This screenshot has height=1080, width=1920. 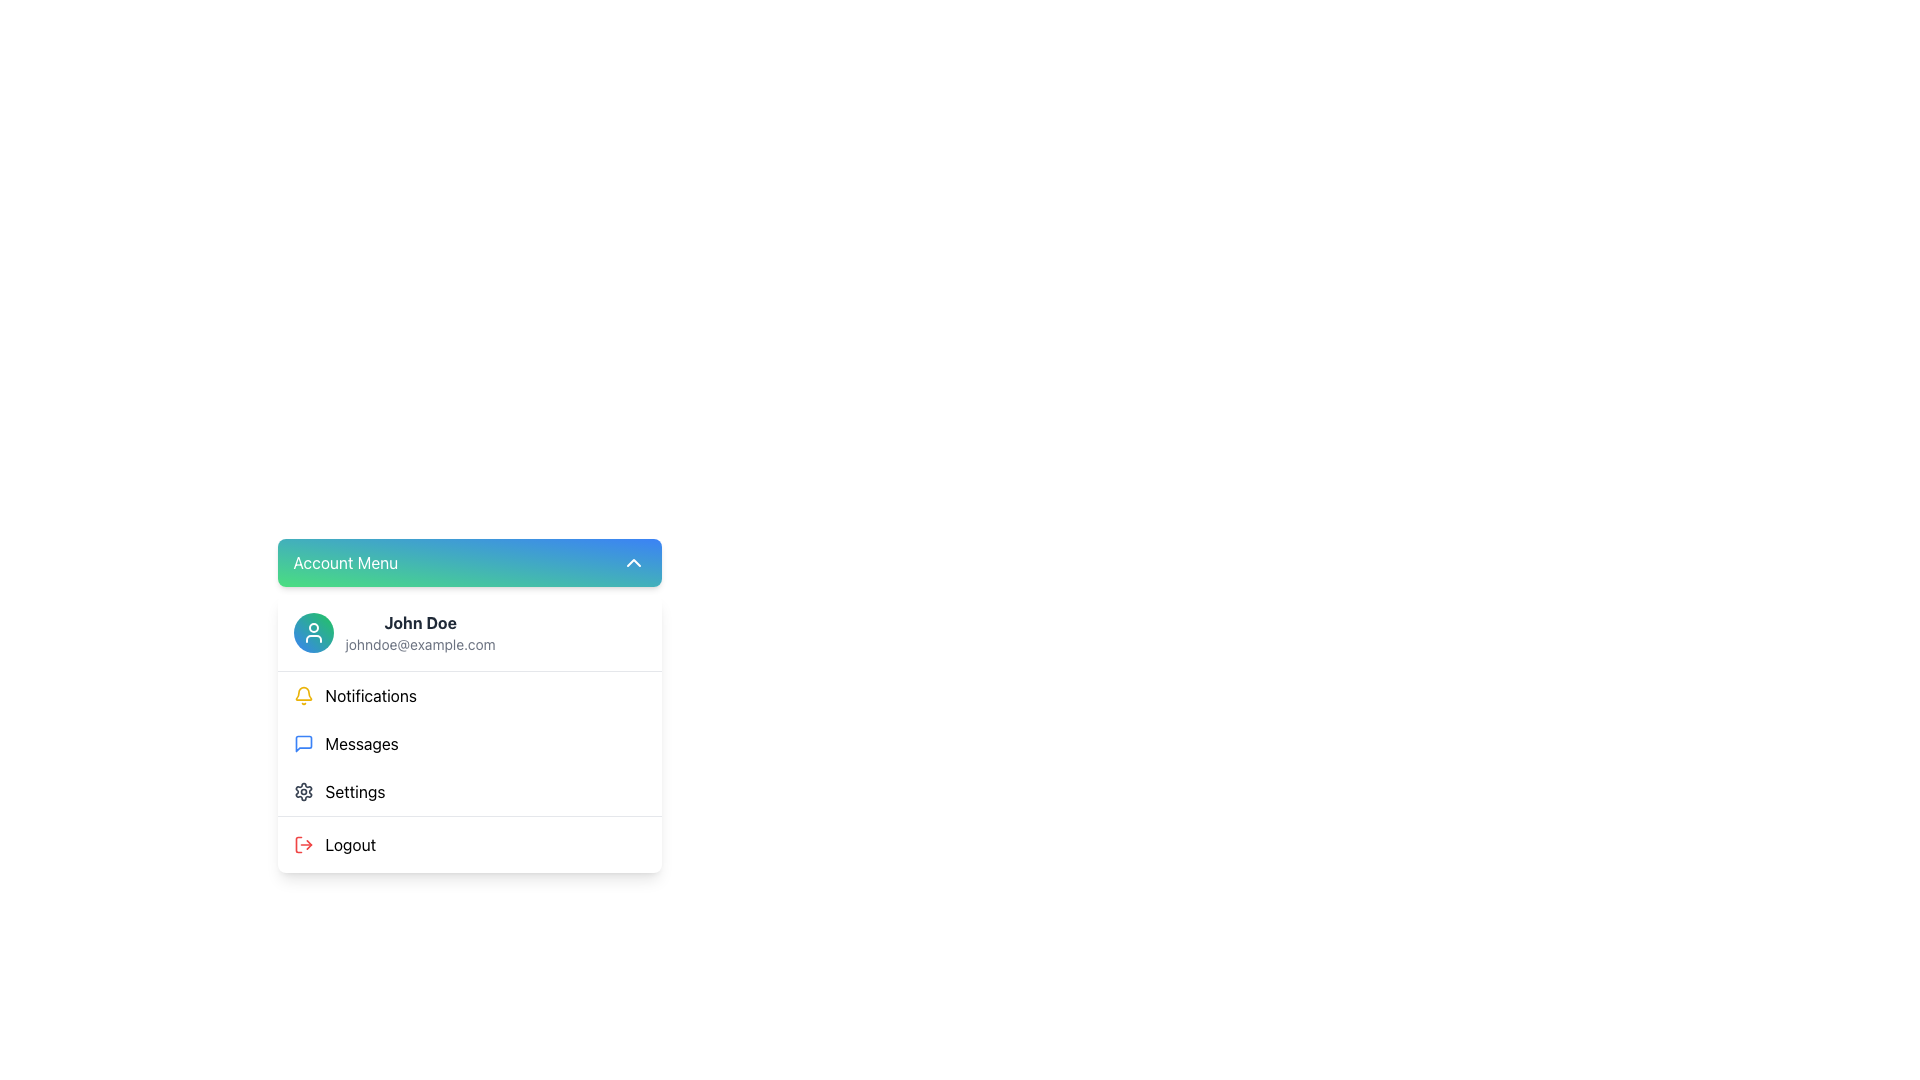 What do you see at coordinates (468, 743) in the screenshot?
I see `the 'Messages' item in the navigation menu located in the middle segment of the dropdown UI component, positioned below the user details section and above the 'Logout' button` at bounding box center [468, 743].